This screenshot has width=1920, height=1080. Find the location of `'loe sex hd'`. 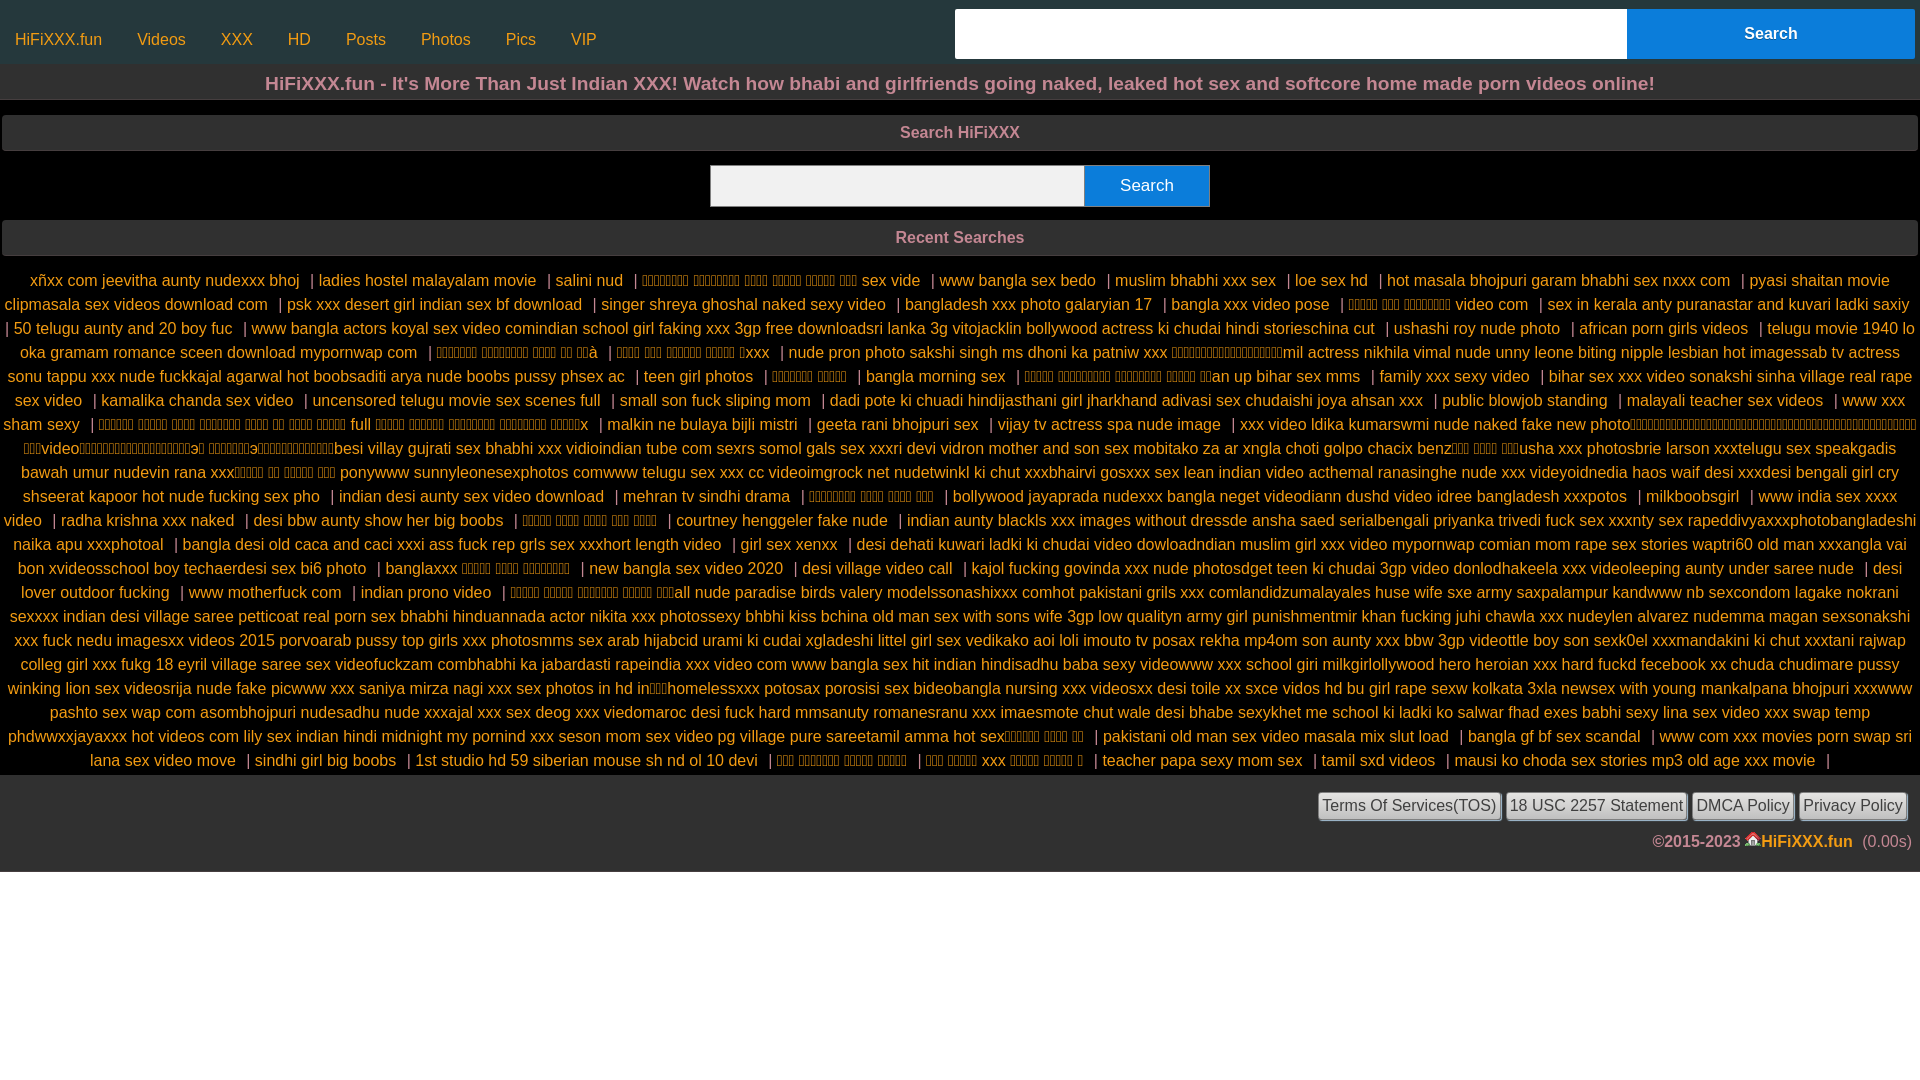

'loe sex hd' is located at coordinates (1331, 280).